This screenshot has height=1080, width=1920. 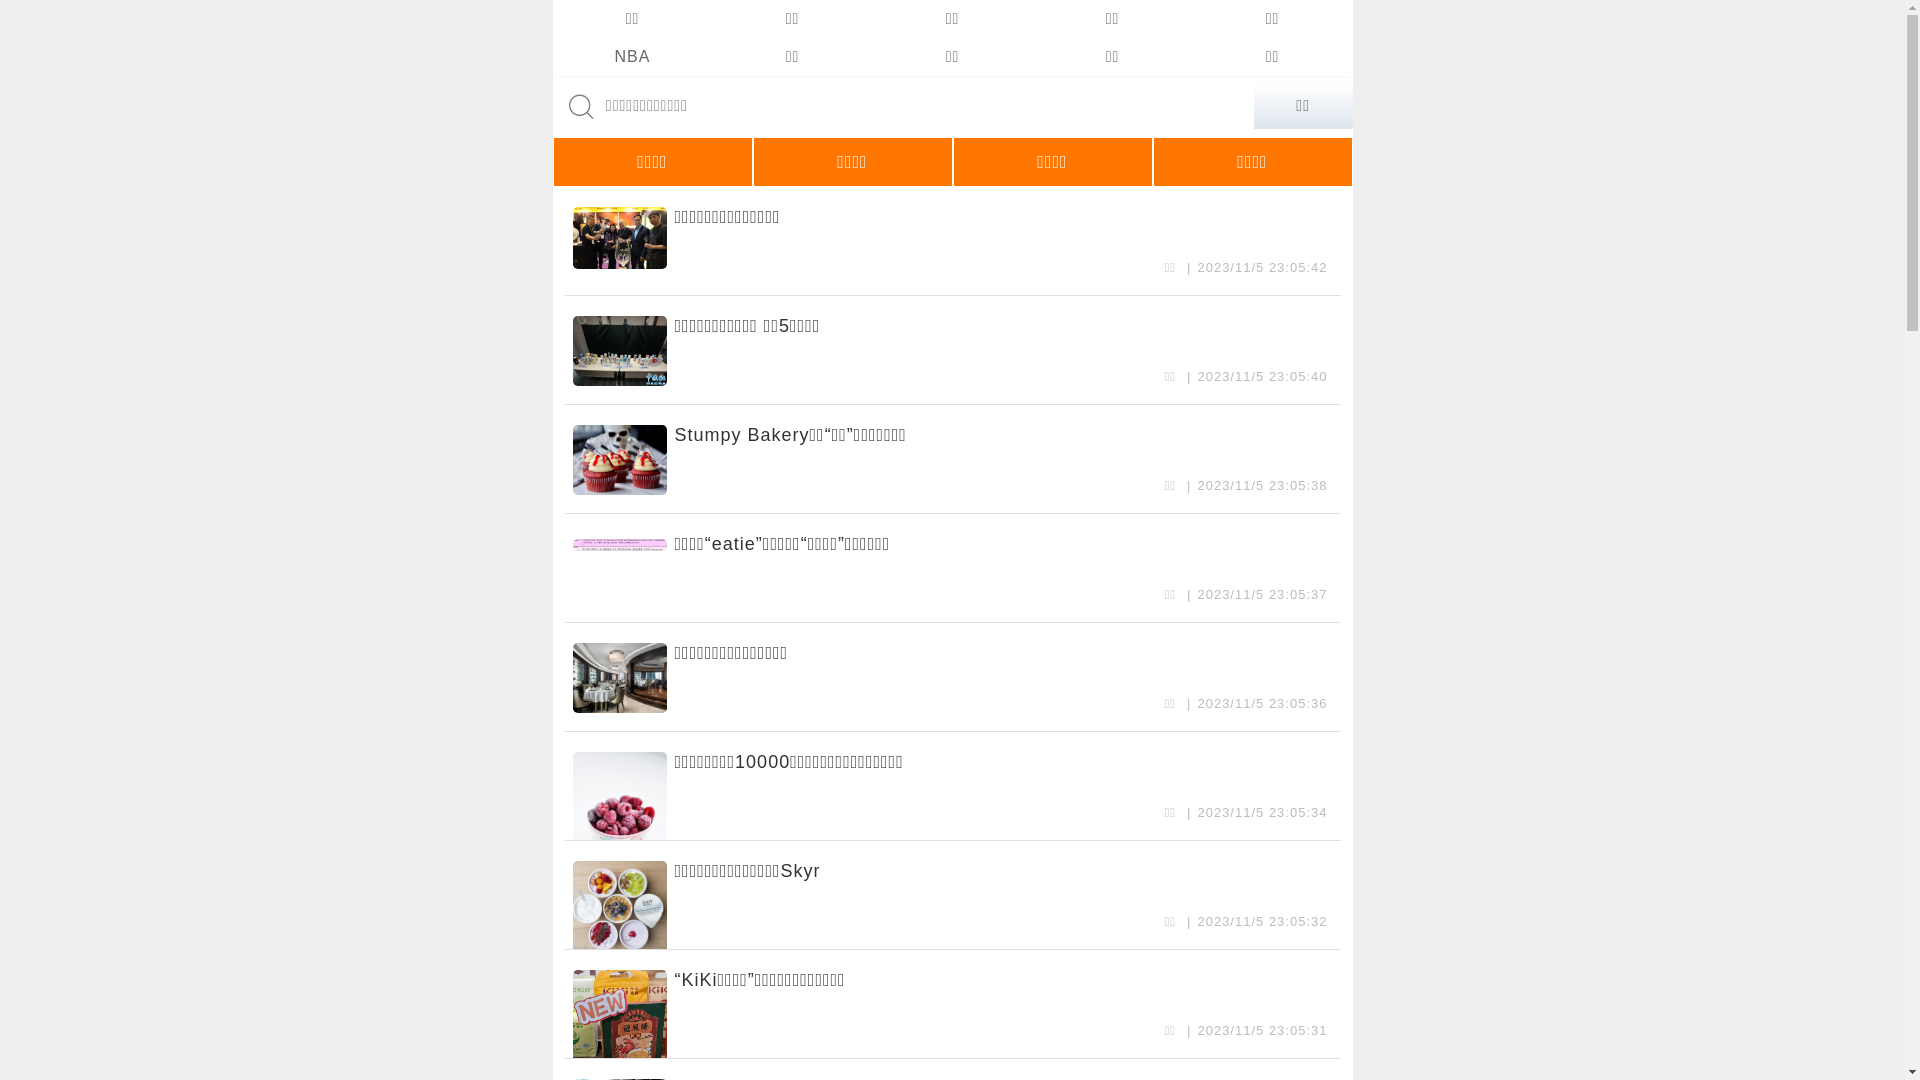 What do you see at coordinates (631, 56) in the screenshot?
I see `'NBA'` at bounding box center [631, 56].